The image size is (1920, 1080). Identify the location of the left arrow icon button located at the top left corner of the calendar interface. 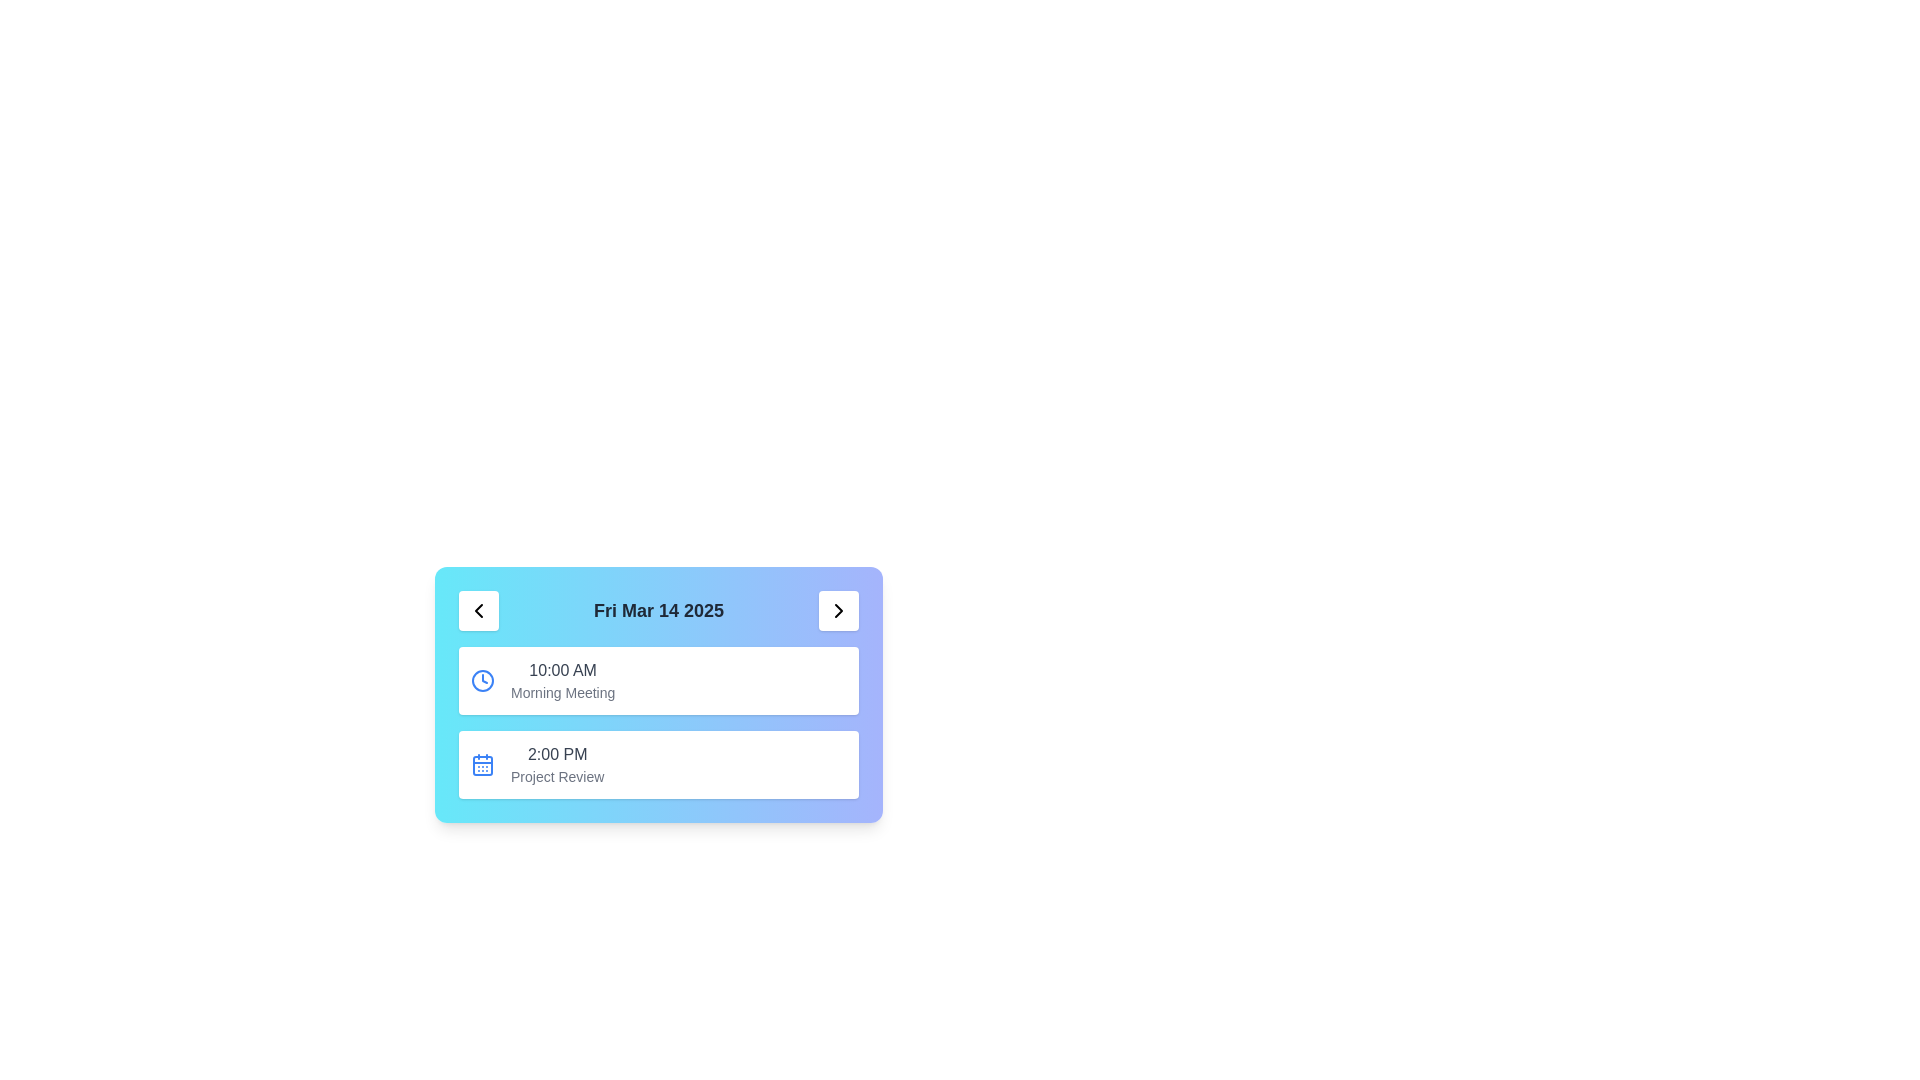
(478, 609).